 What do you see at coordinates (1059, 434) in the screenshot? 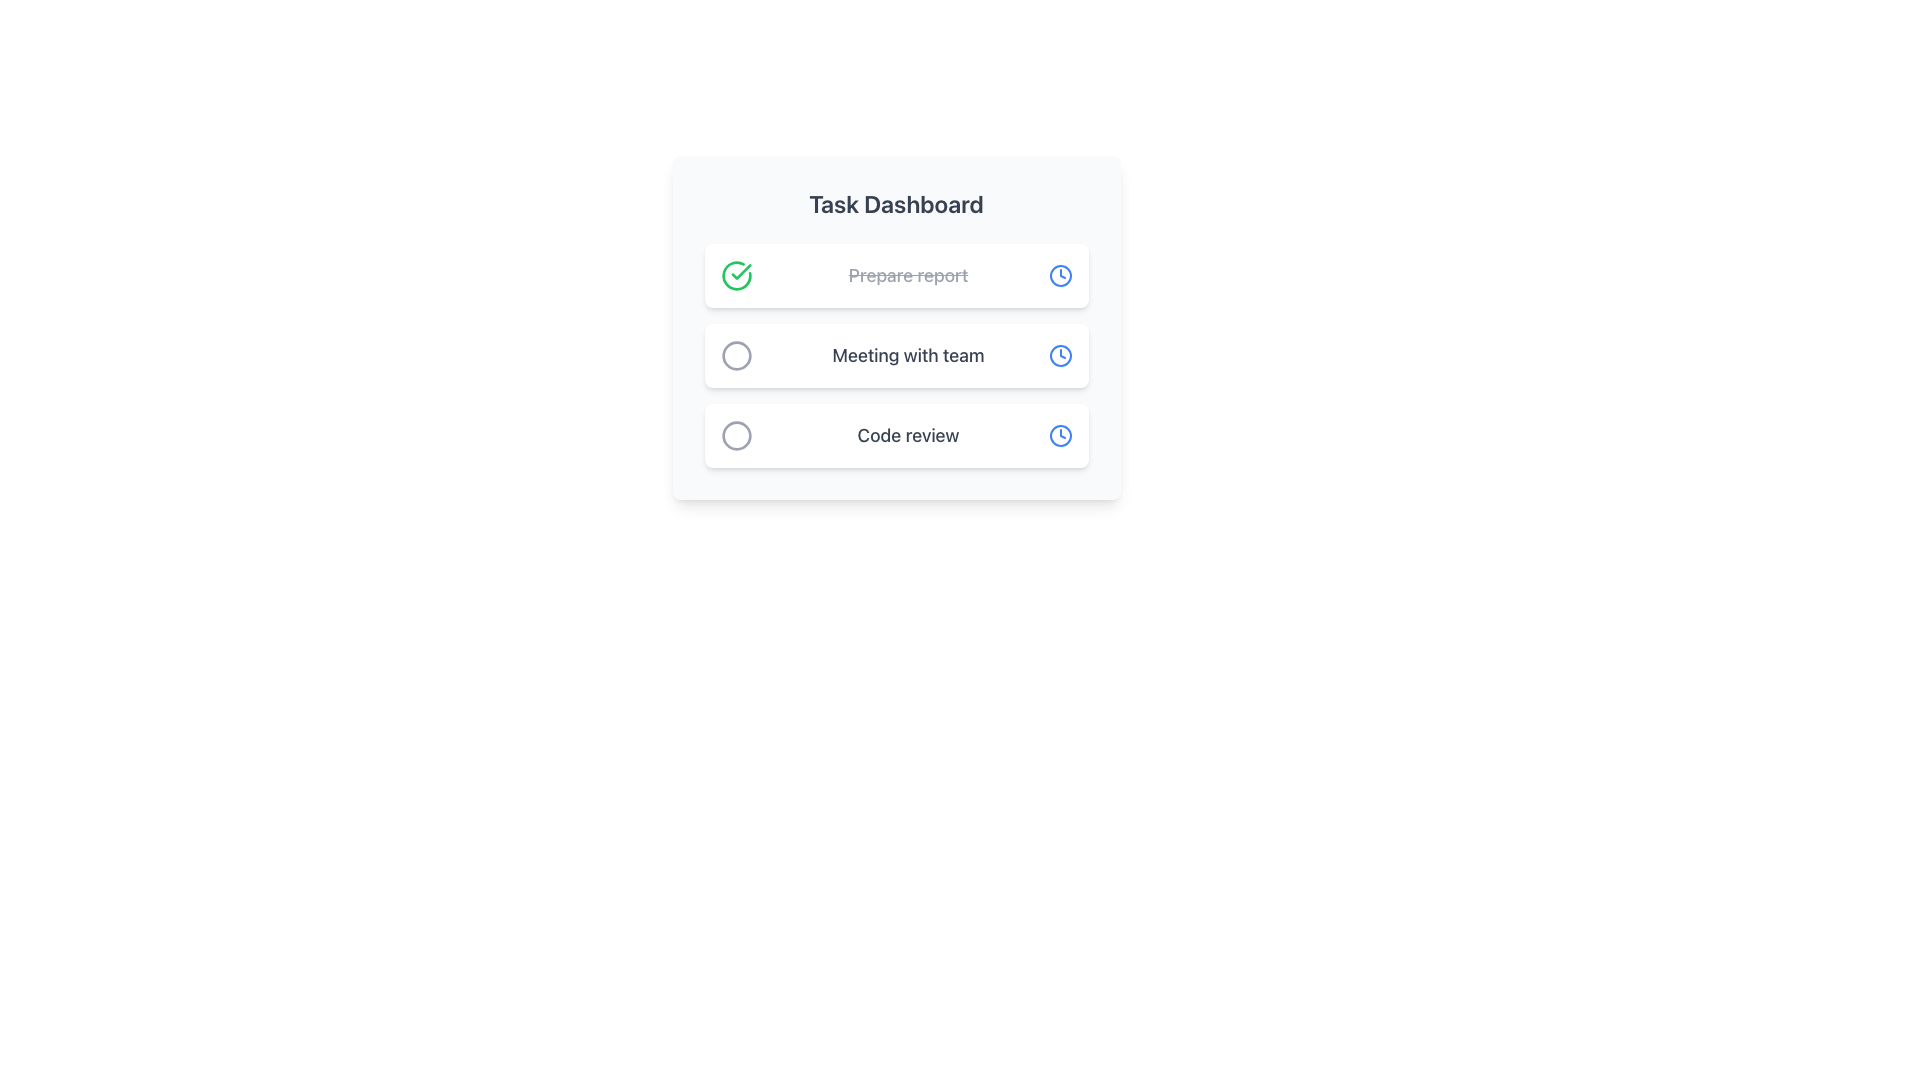
I see `the blue-stroked circular outline of the clock icon located in the bottom-right corner of the 'Code Review' task row in the task dashboard interface` at bounding box center [1059, 434].